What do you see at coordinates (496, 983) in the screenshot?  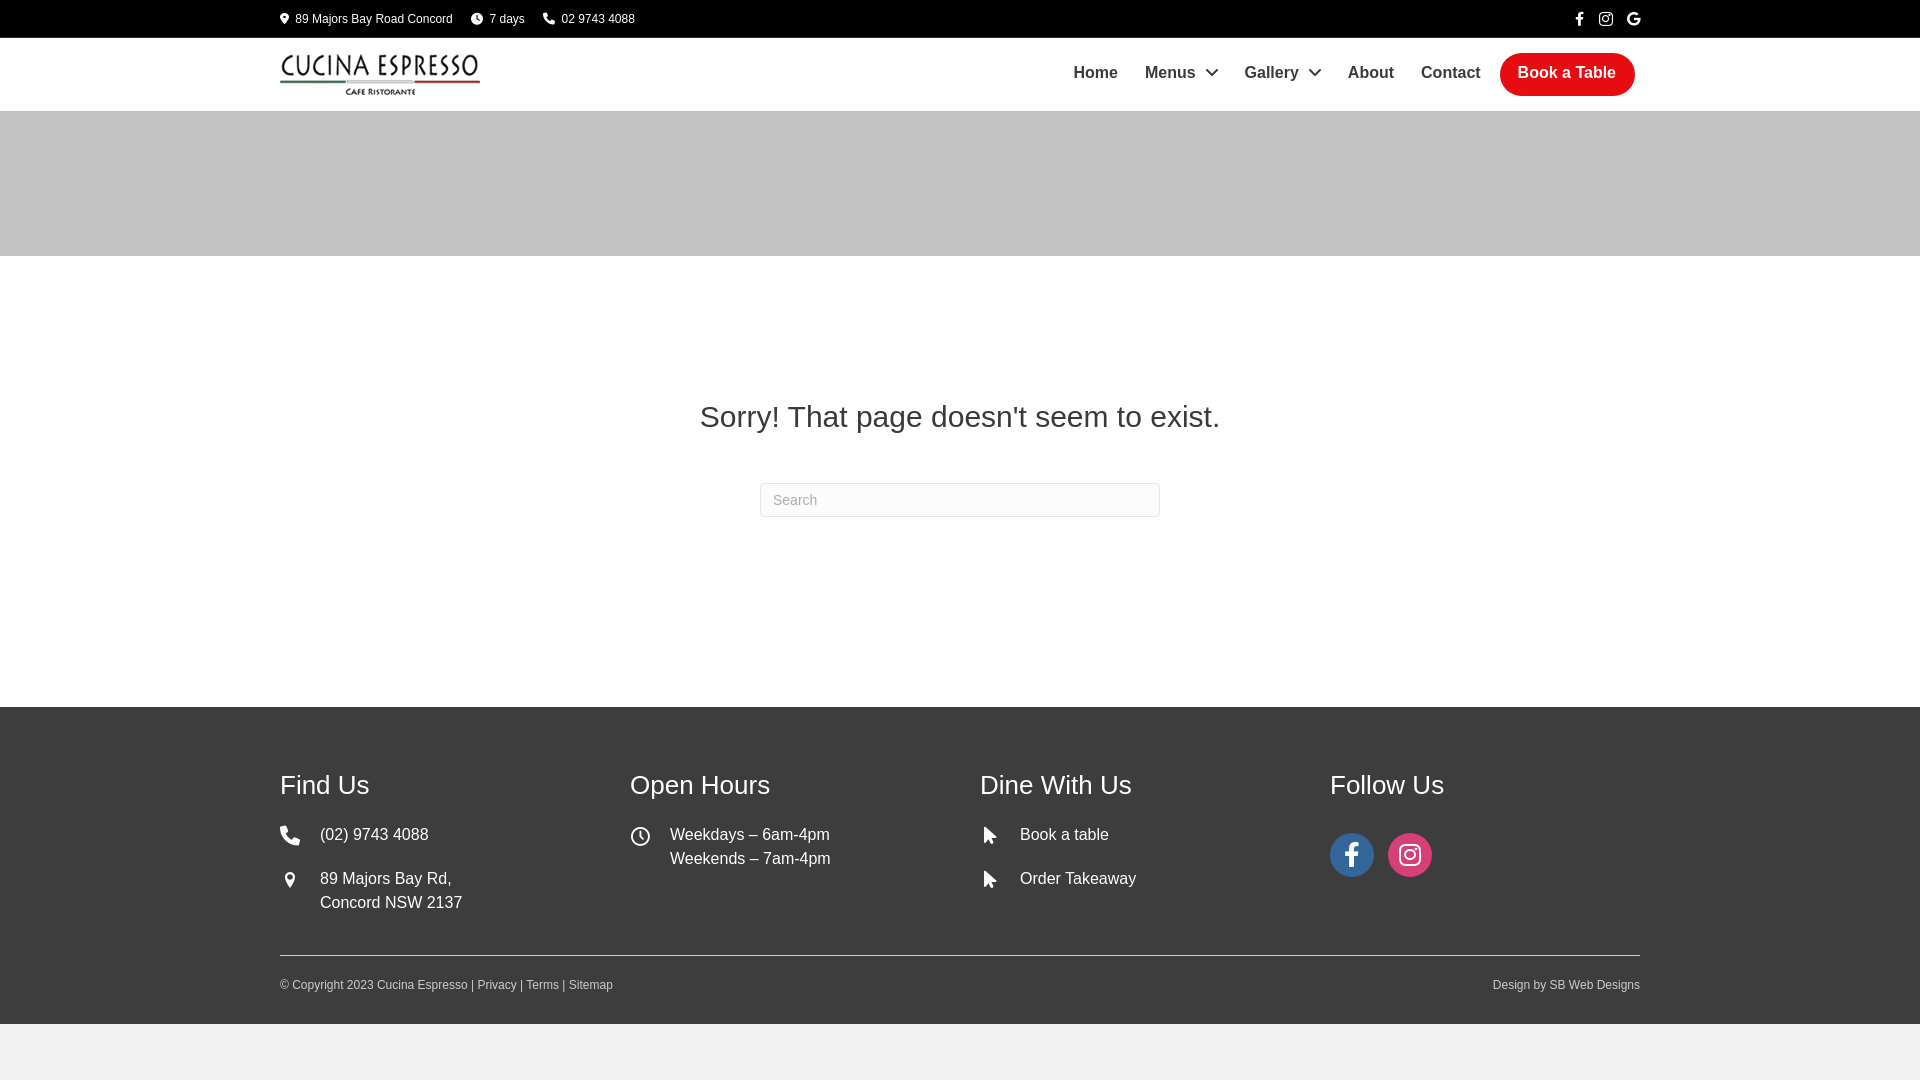 I see `'Privacy'` at bounding box center [496, 983].